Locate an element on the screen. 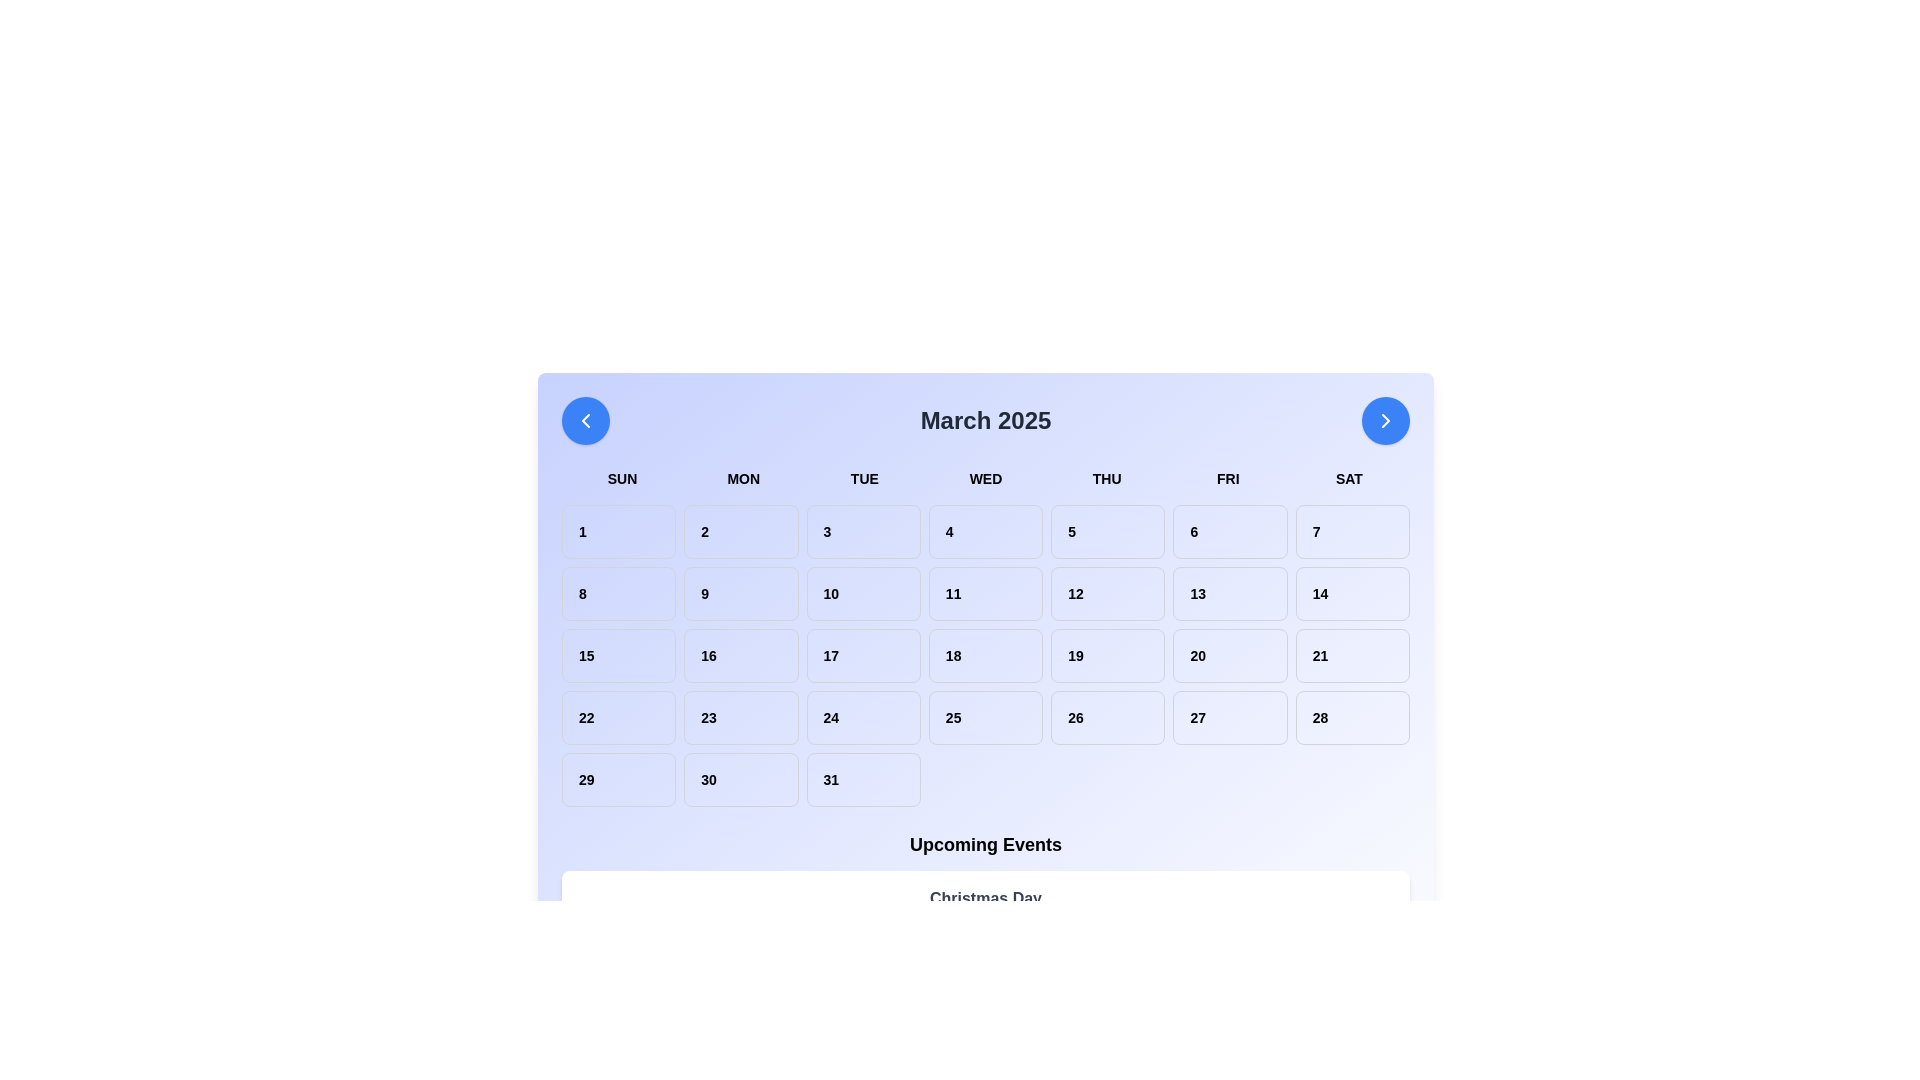 This screenshot has height=1080, width=1920. the selectable calendar date block for the date '13' is located at coordinates (1229, 593).